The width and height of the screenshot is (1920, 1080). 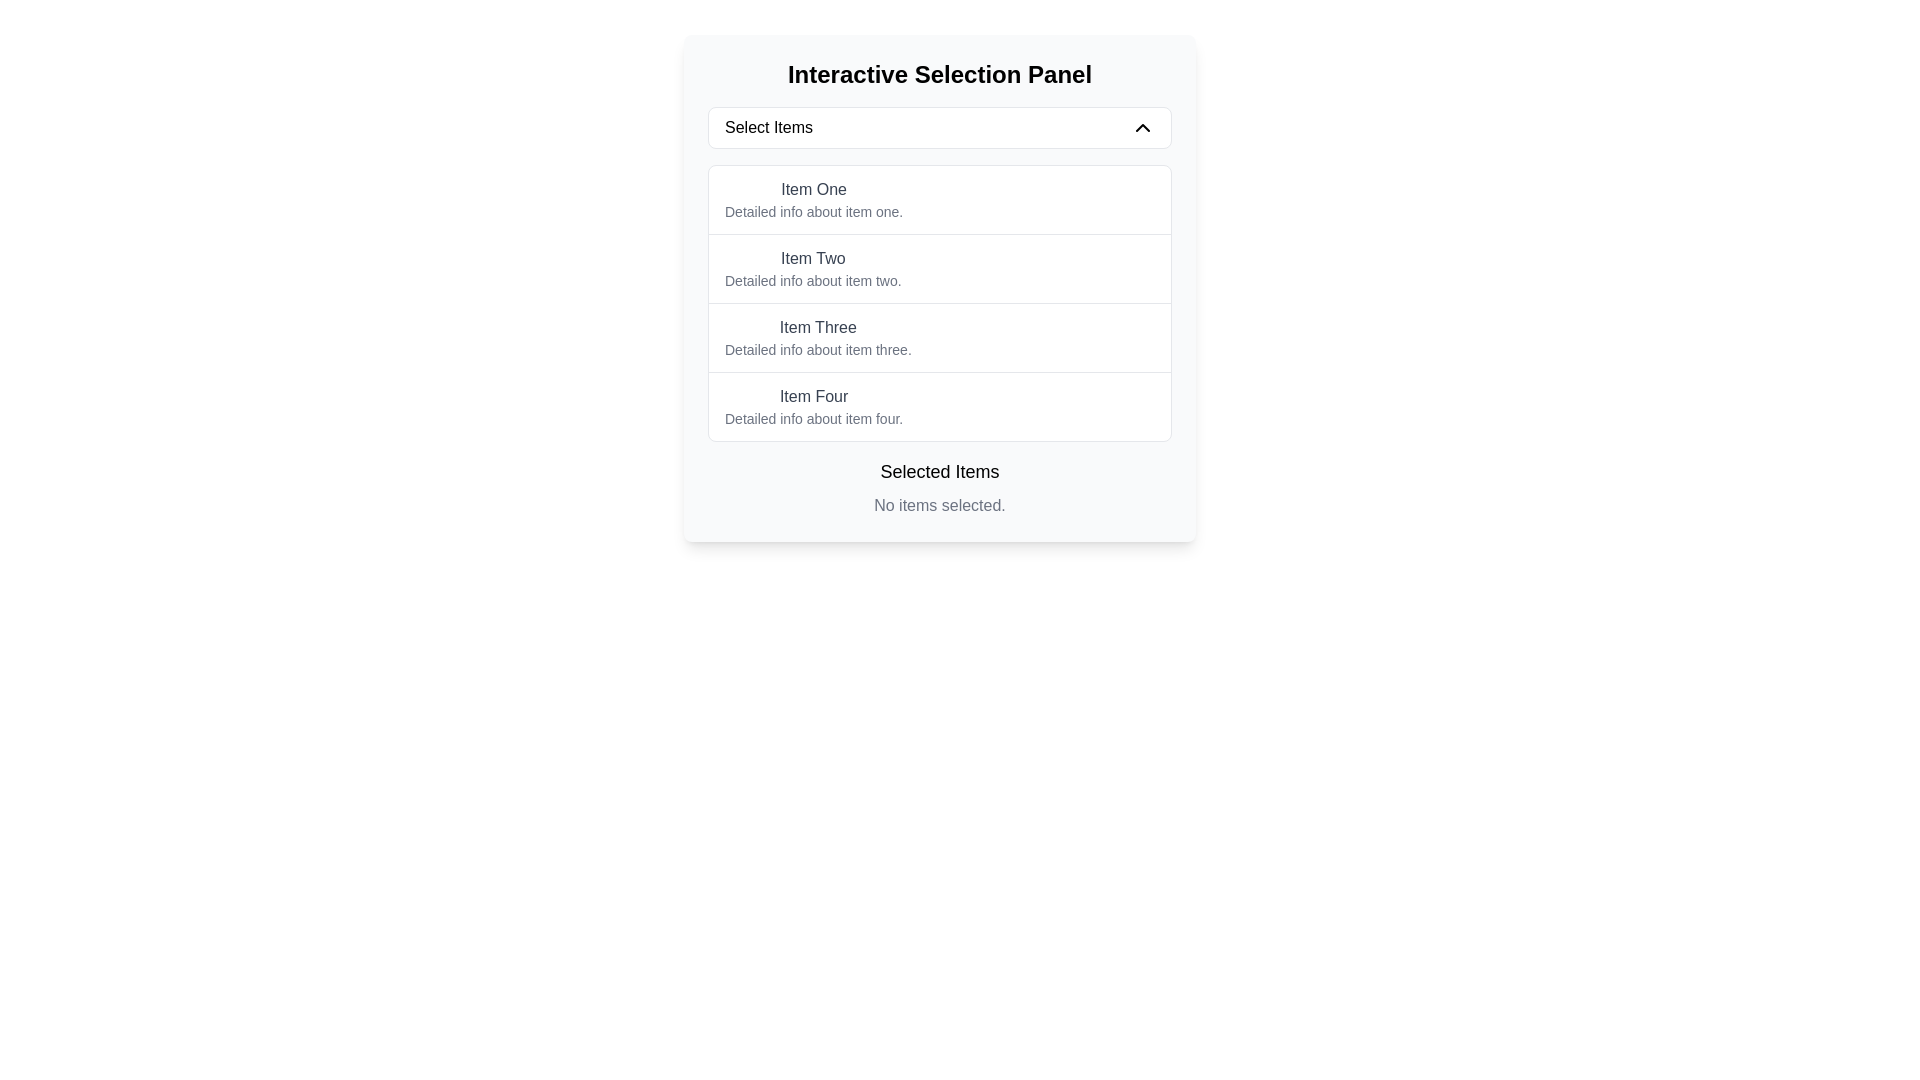 What do you see at coordinates (939, 200) in the screenshot?
I see `the first selectable list item in the 'Interactive Selection Panel' that relates to 'Item One'` at bounding box center [939, 200].